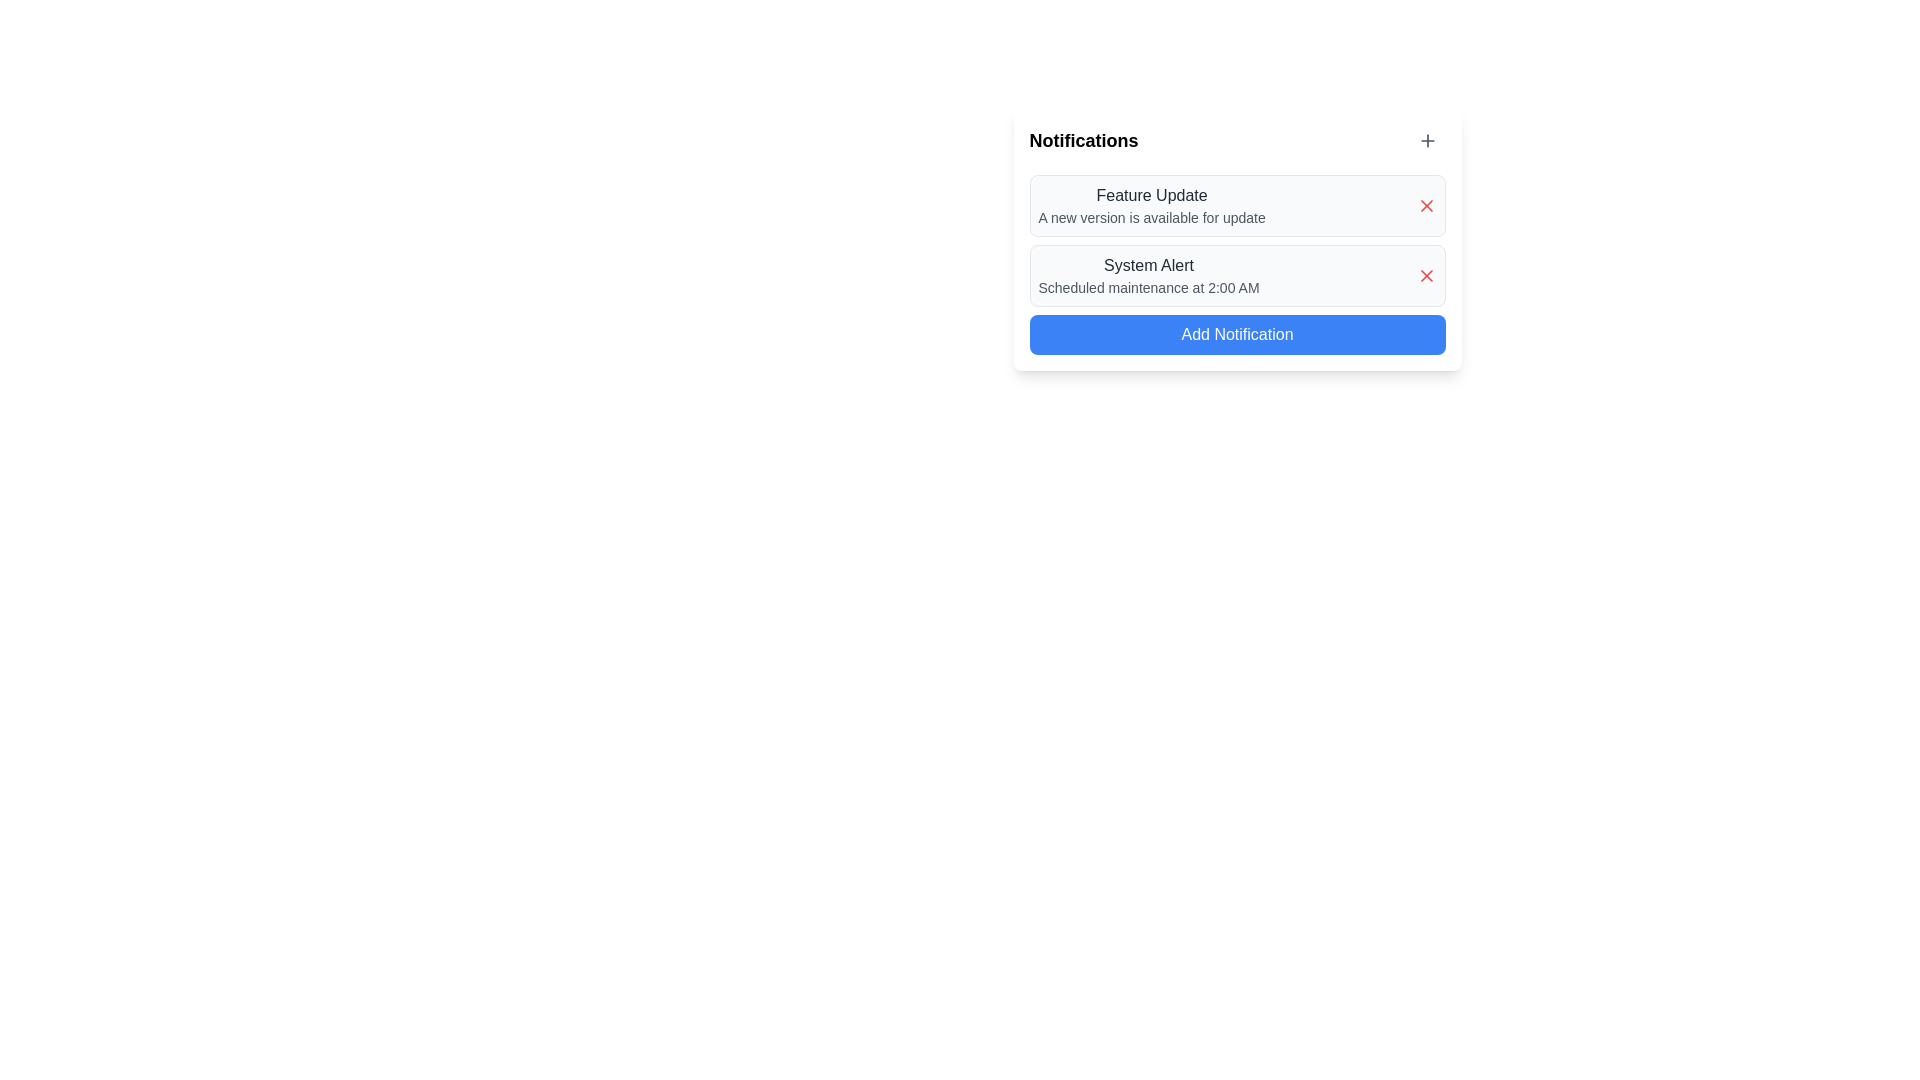 Image resolution: width=1920 pixels, height=1080 pixels. What do you see at coordinates (1152, 205) in the screenshot?
I see `text of the notification titled 'Feature Update' with the subtitle 'A new version is available for update', located in the first notification box below the 'Notifications' header` at bounding box center [1152, 205].